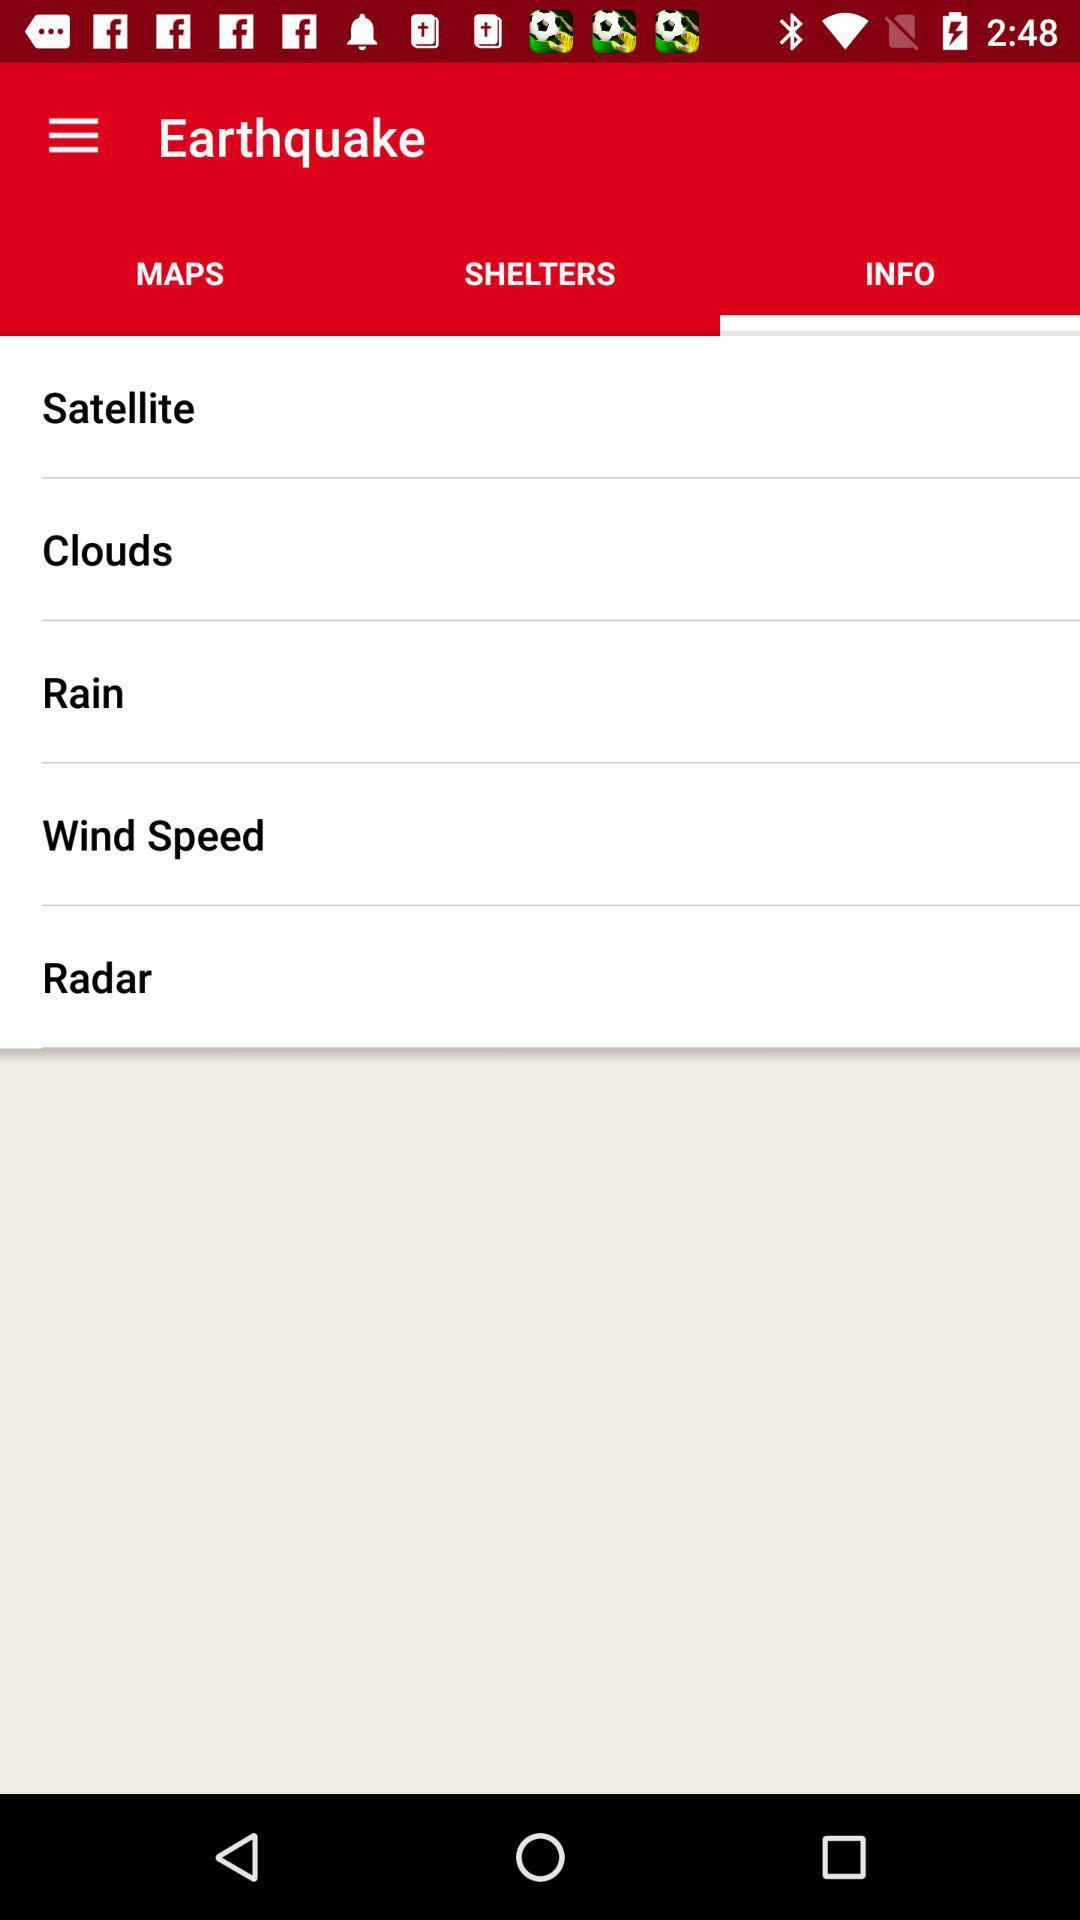 Image resolution: width=1080 pixels, height=1920 pixels. Describe the element at coordinates (180, 272) in the screenshot. I see `the maps item` at that location.